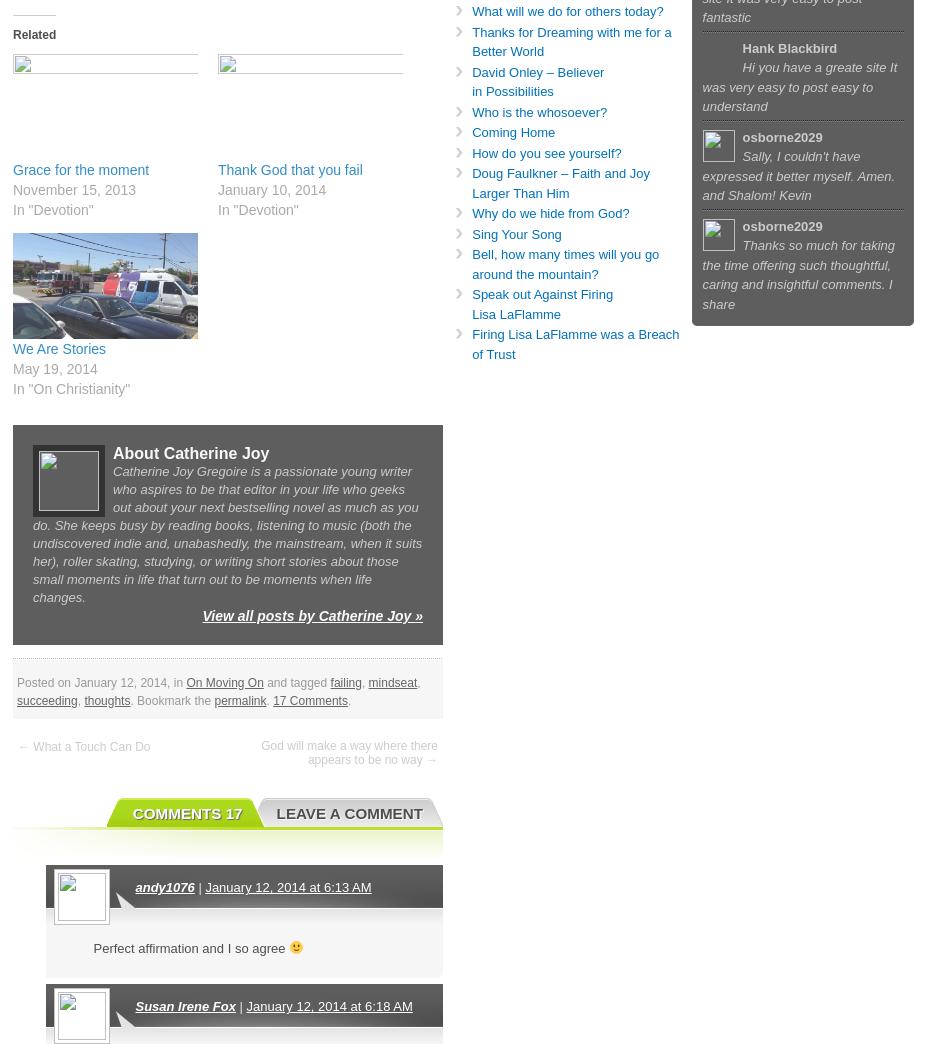  What do you see at coordinates (471, 111) in the screenshot?
I see `'Who is the whosoever?'` at bounding box center [471, 111].